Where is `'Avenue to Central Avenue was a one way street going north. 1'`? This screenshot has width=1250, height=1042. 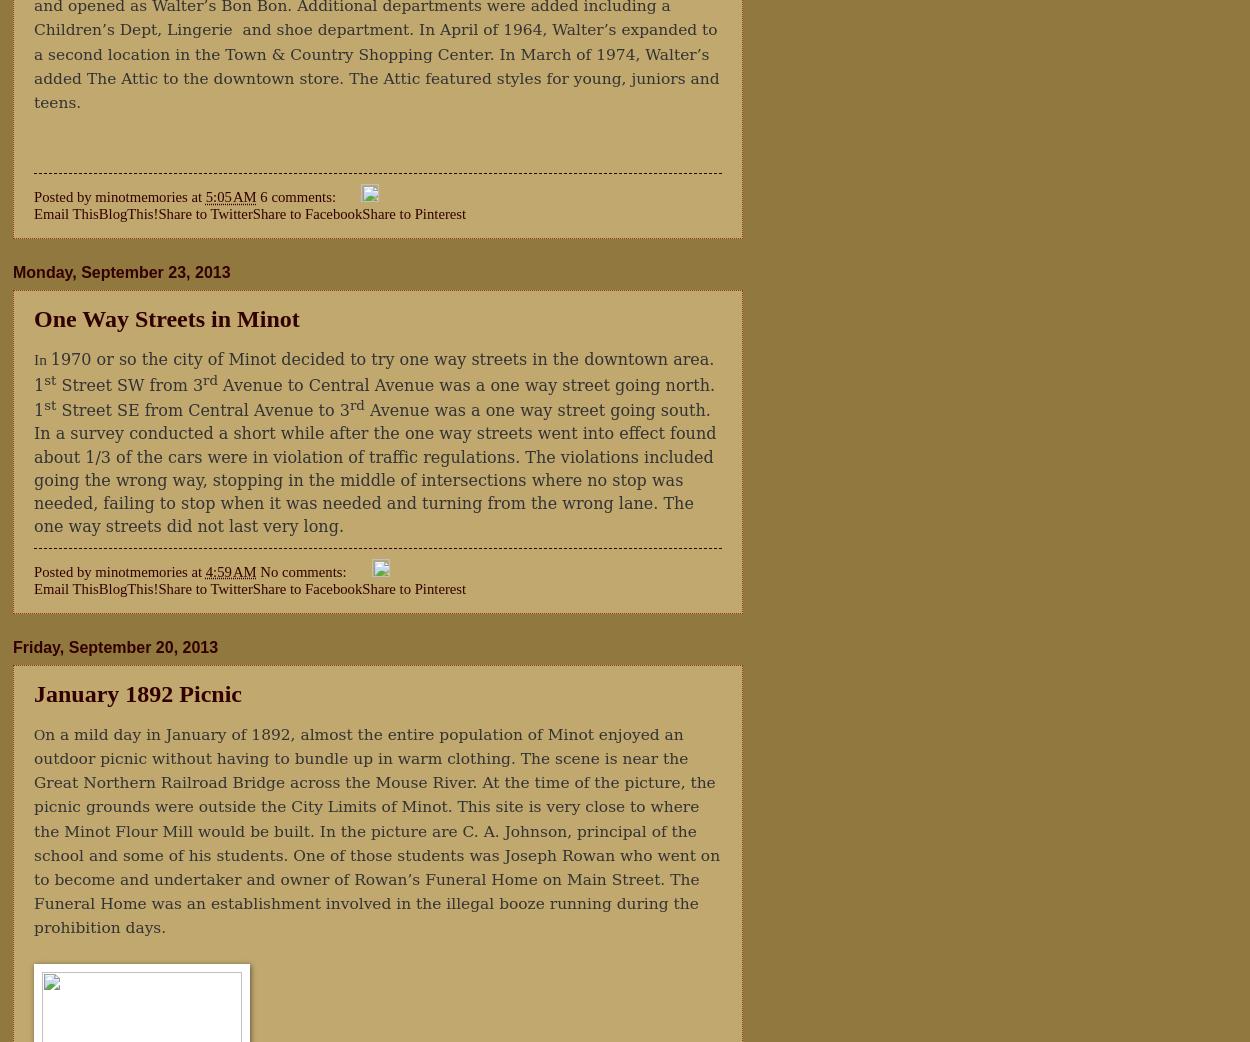
'Avenue to Central Avenue was a one way street going north. 1' is located at coordinates (373, 396).